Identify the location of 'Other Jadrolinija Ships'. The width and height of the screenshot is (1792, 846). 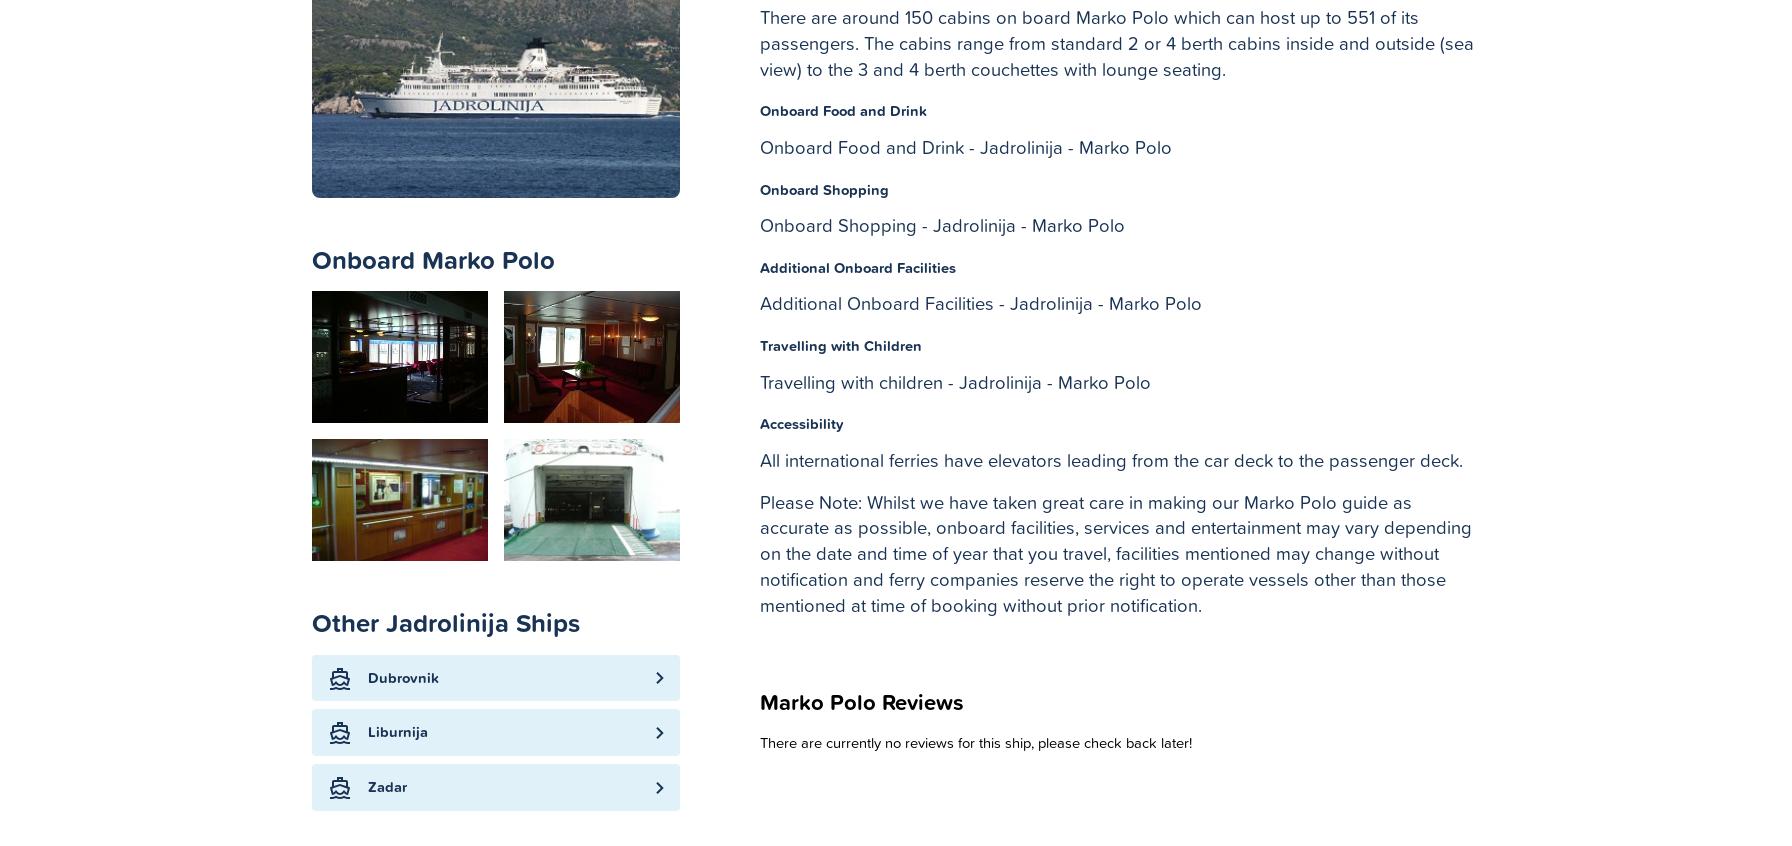
(446, 621).